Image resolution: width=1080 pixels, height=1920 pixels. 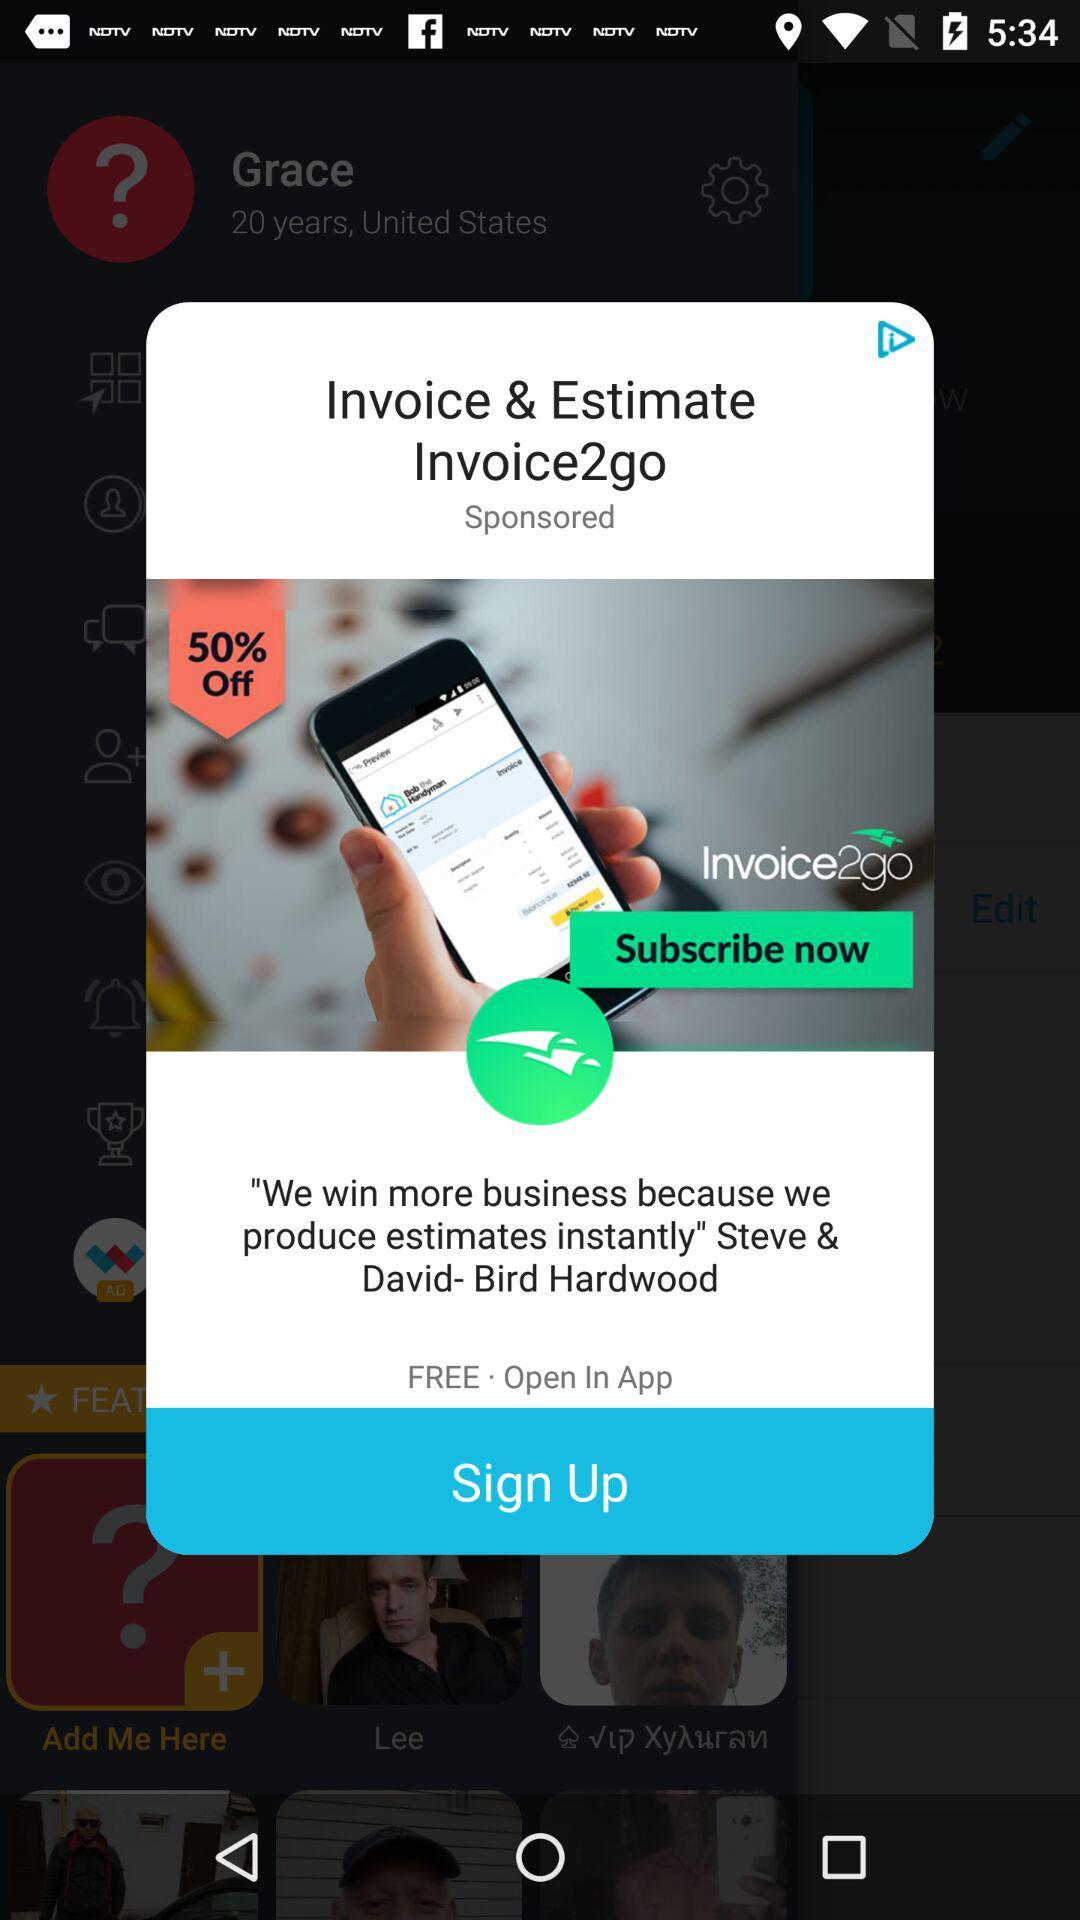 What do you see at coordinates (540, 1481) in the screenshot?
I see `the sign up item` at bounding box center [540, 1481].